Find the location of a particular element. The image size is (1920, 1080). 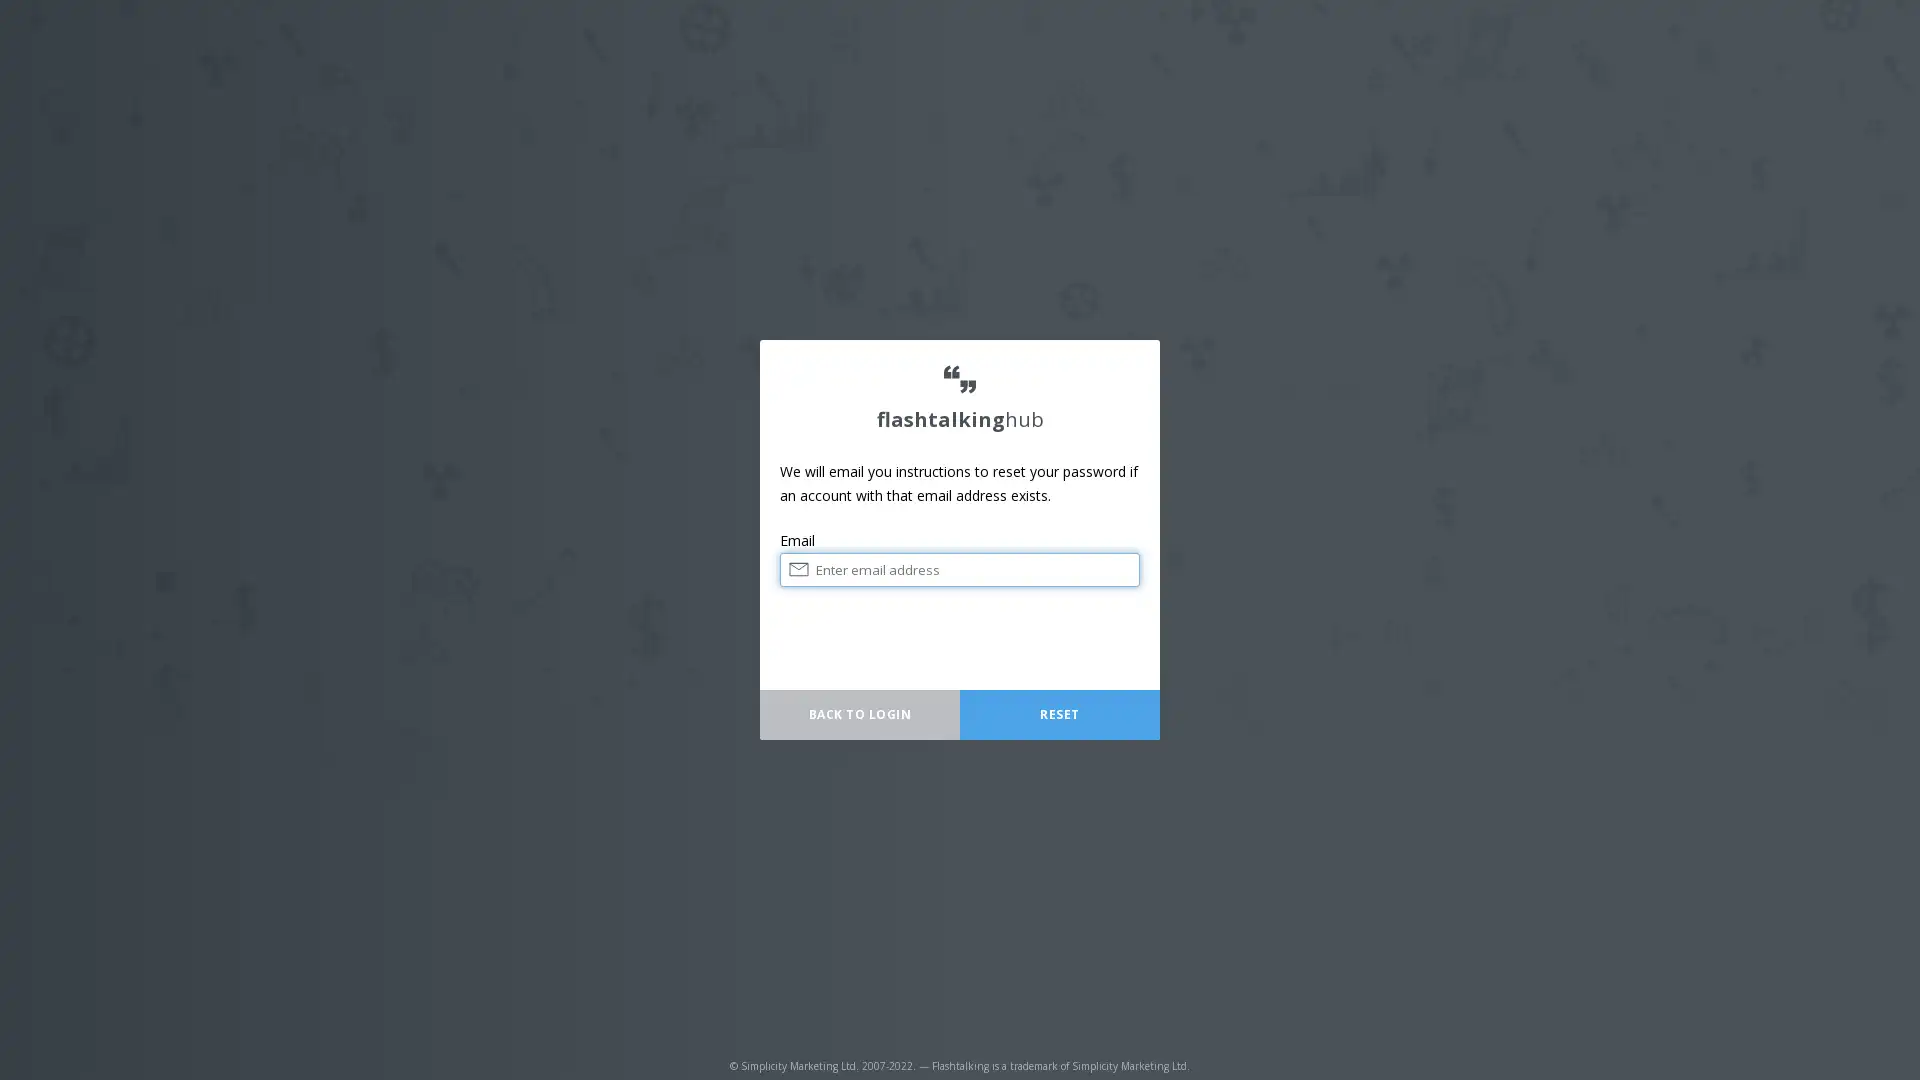

RESET is located at coordinates (1059, 713).